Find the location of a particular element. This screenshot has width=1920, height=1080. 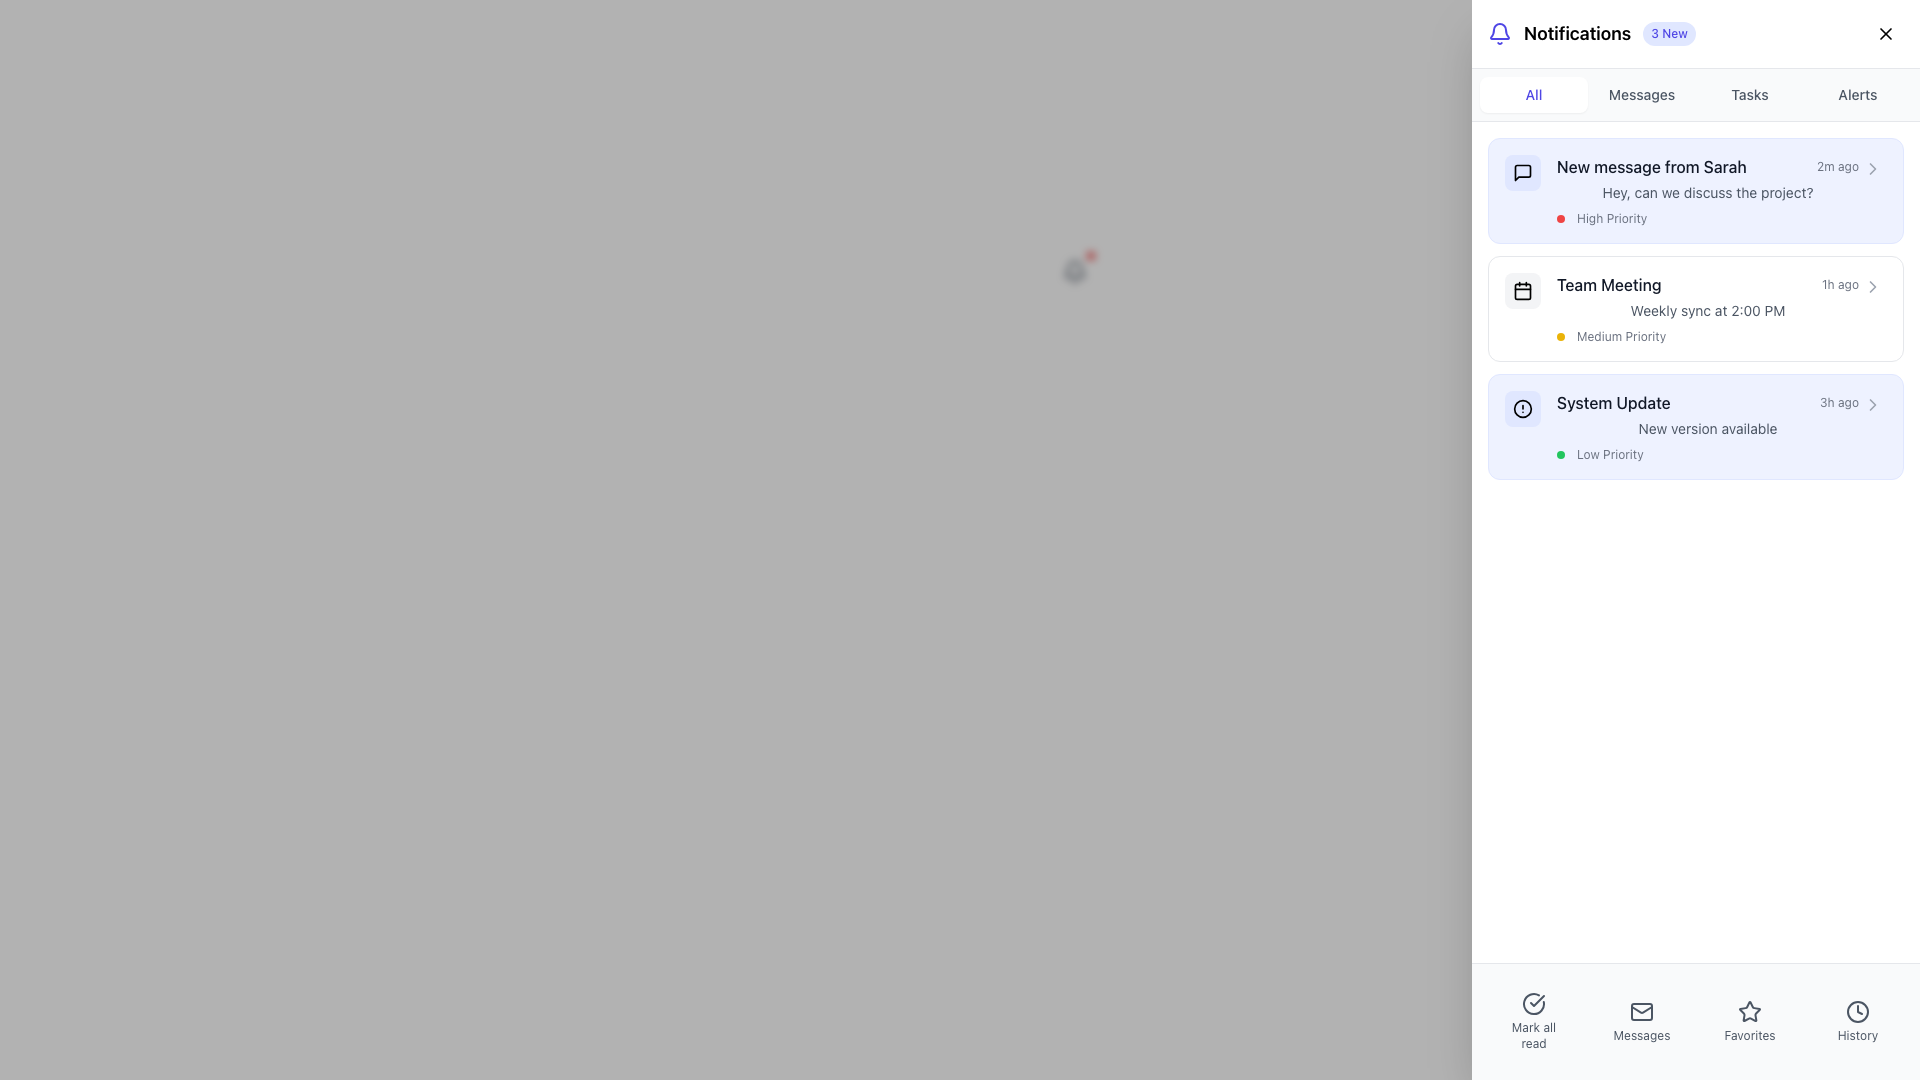

the text label displaying '2m ago', which is located in the upper-right corner of the notification block next to the title 'New message from Sarah' is located at coordinates (1838, 165).